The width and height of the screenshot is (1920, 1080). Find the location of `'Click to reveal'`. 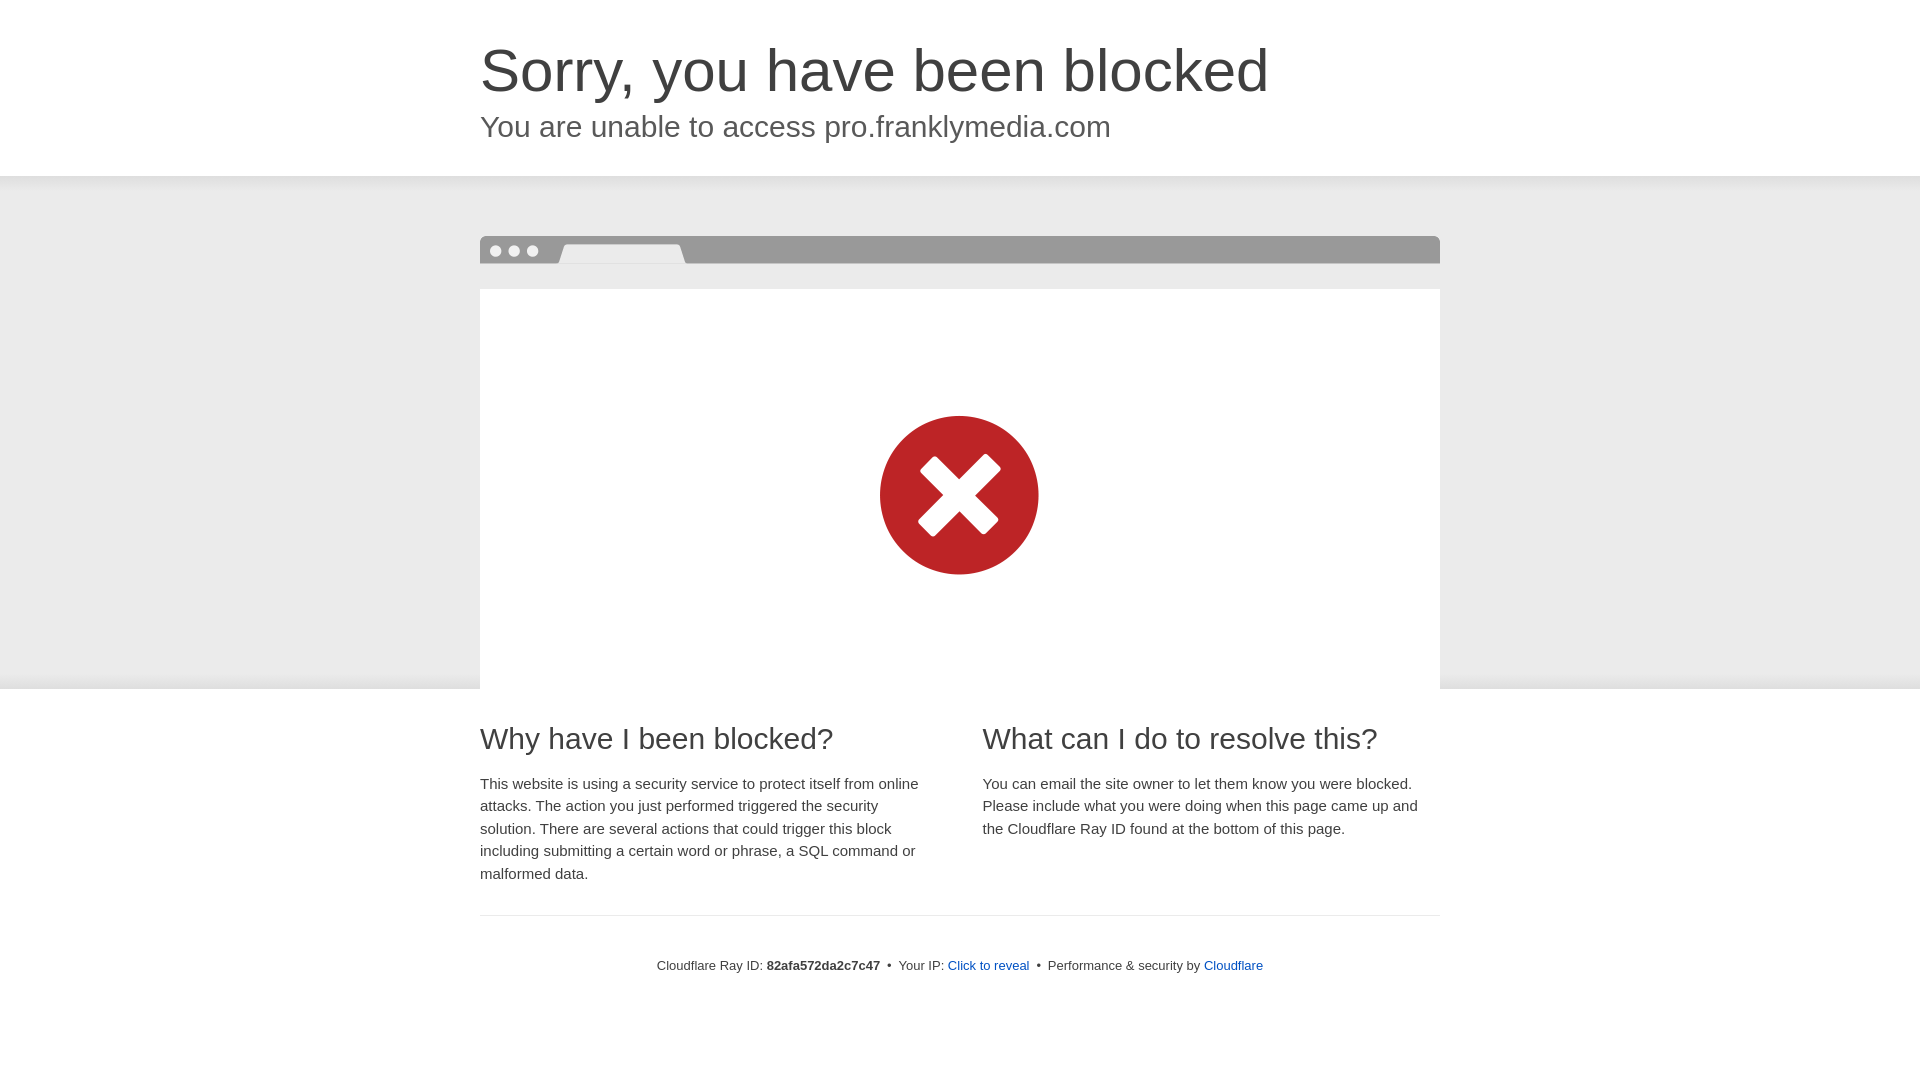

'Click to reveal' is located at coordinates (988, 964).